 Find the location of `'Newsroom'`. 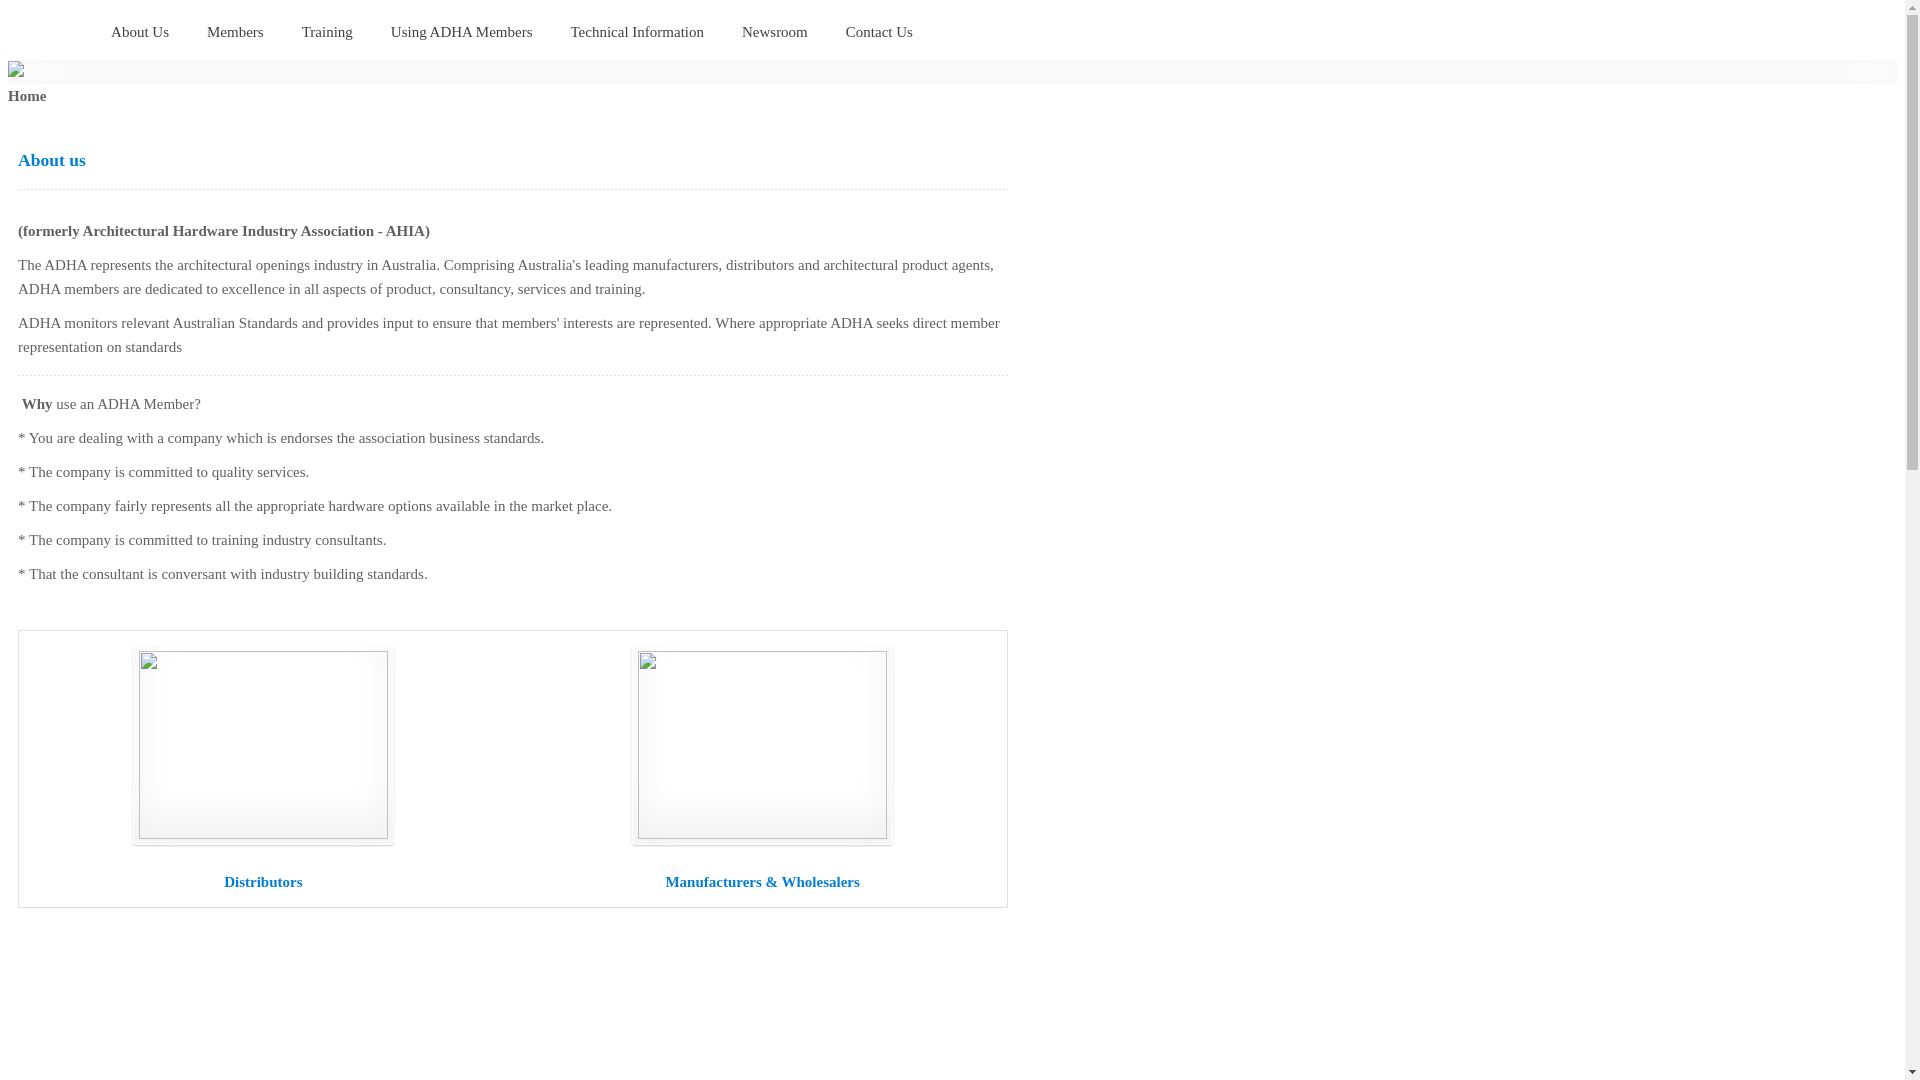

'Newsroom' is located at coordinates (775, 33).